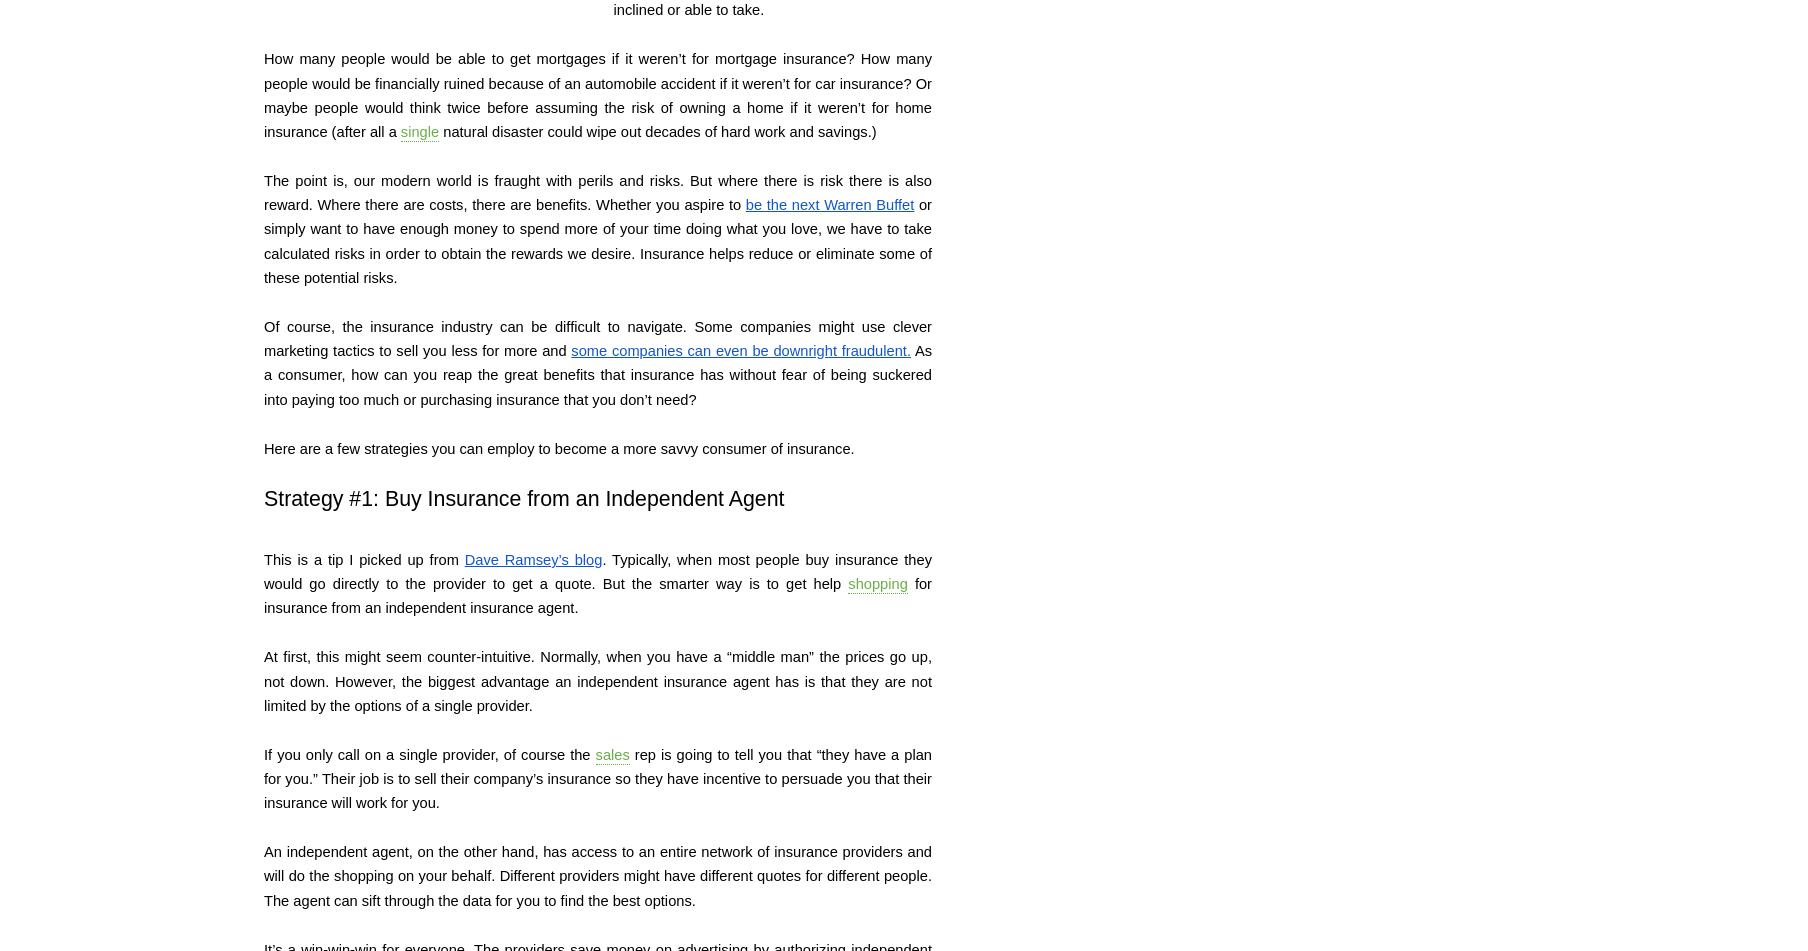  I want to click on 'Dave Ramsey’s blog', so click(531, 557).